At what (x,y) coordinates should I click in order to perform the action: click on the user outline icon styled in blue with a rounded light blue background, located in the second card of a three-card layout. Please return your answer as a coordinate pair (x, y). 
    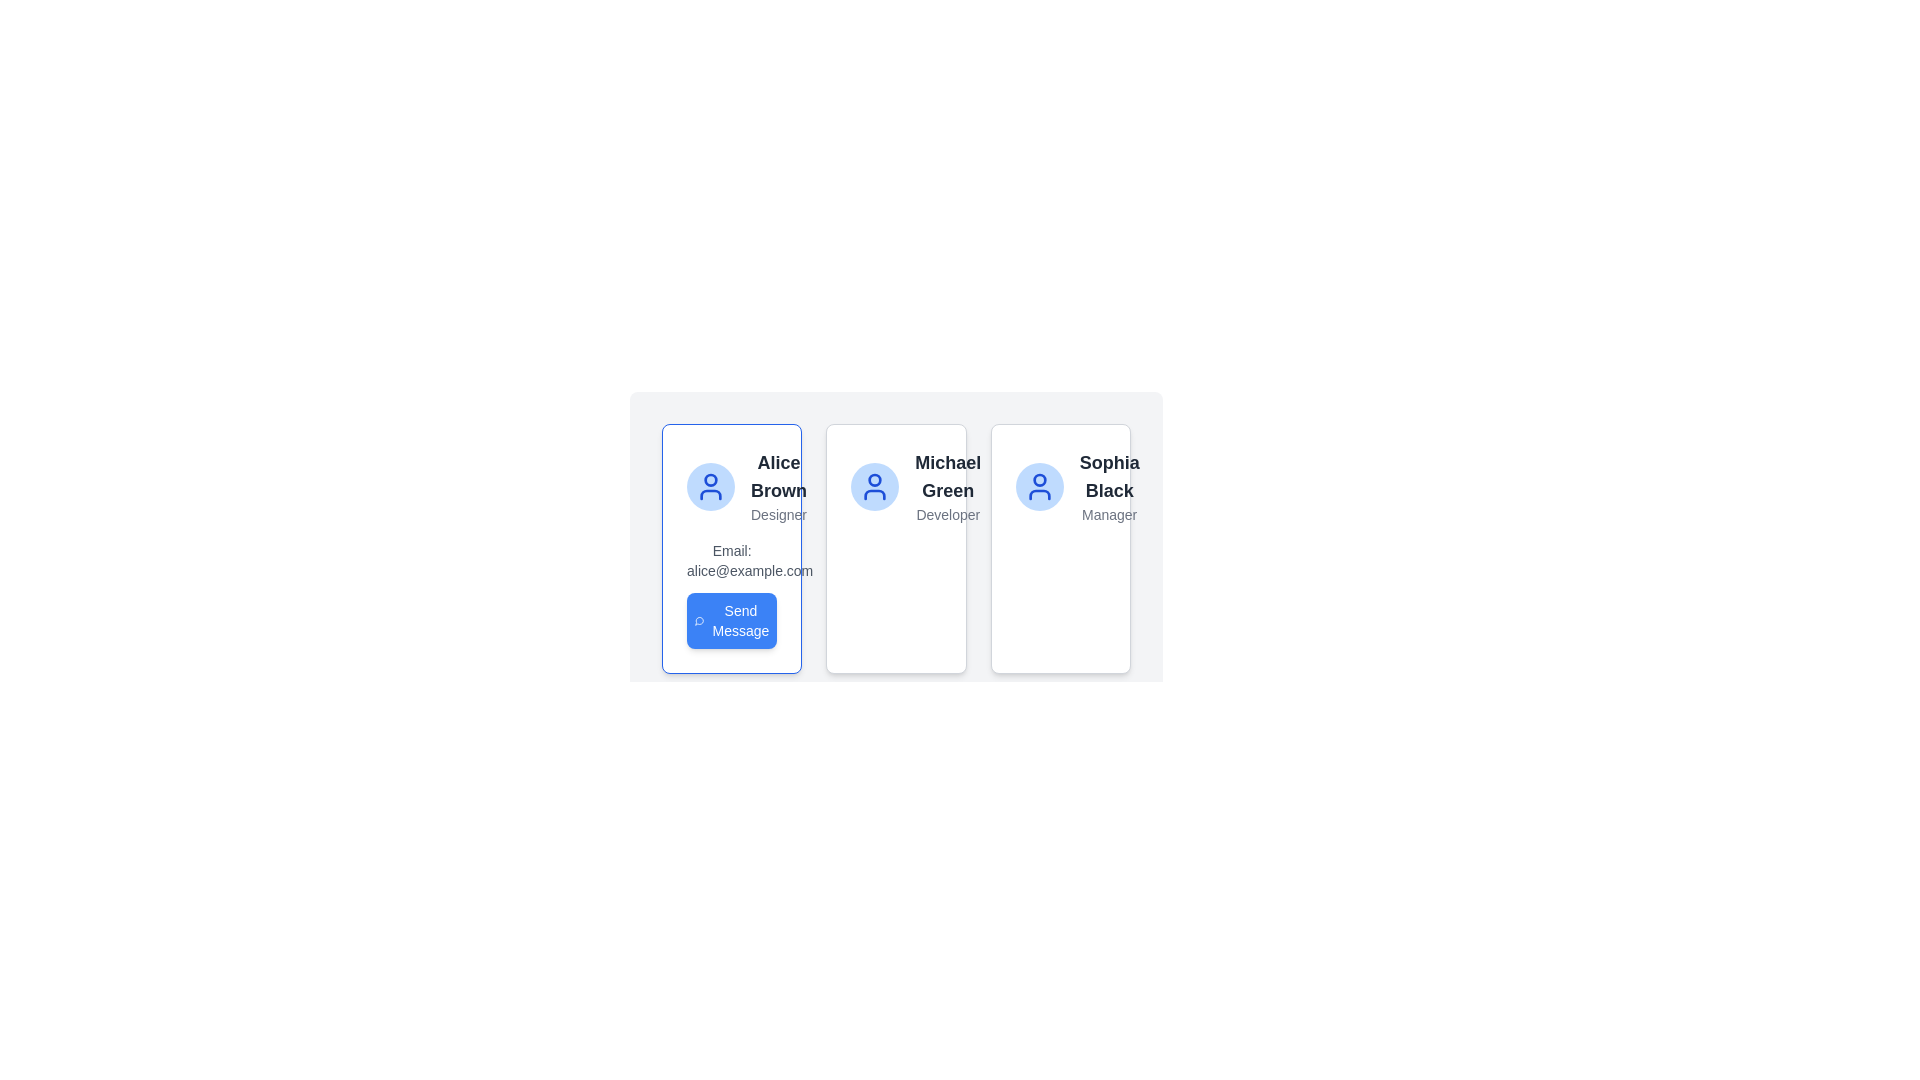
    Looking at the image, I should click on (875, 486).